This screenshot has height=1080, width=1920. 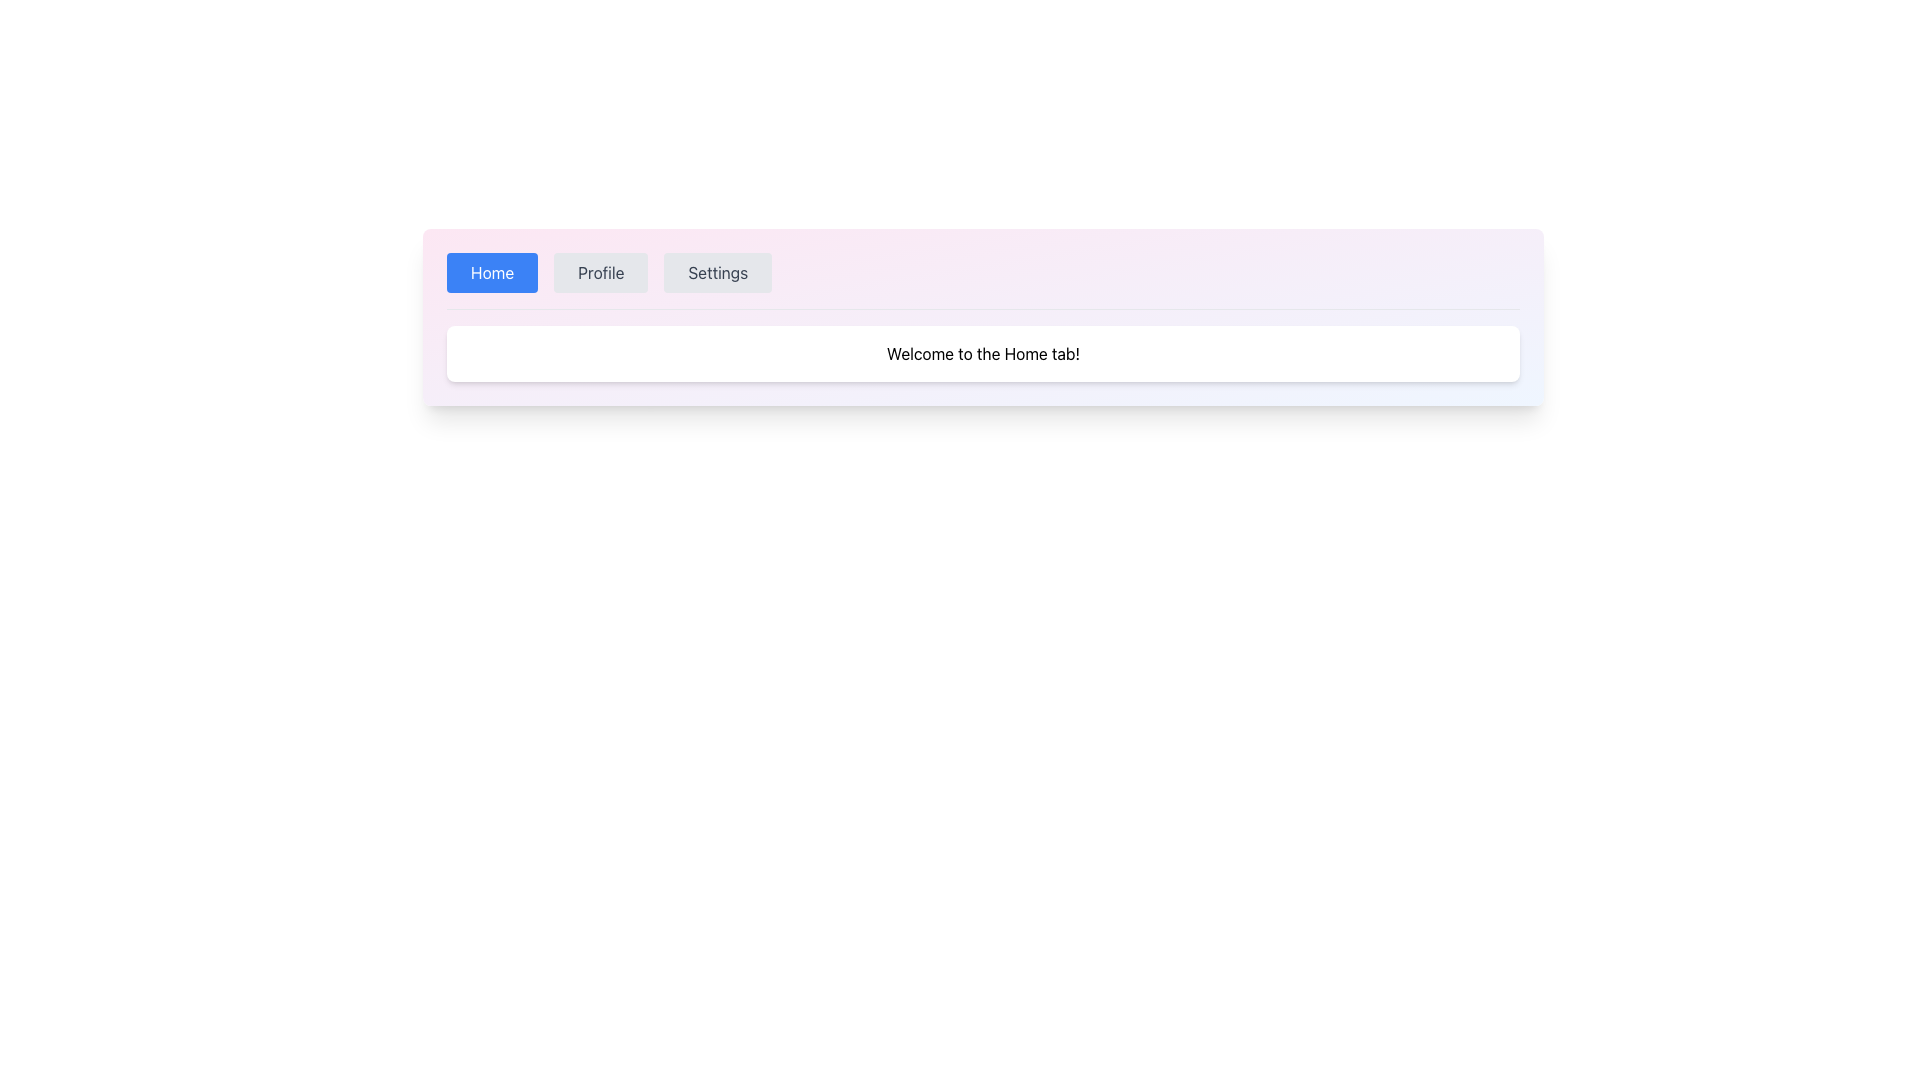 What do you see at coordinates (983, 353) in the screenshot?
I see `the text label that reads 'Welcome to the Home tab!' which is displayed in black font on a white background, located below the tab navigation bar` at bounding box center [983, 353].